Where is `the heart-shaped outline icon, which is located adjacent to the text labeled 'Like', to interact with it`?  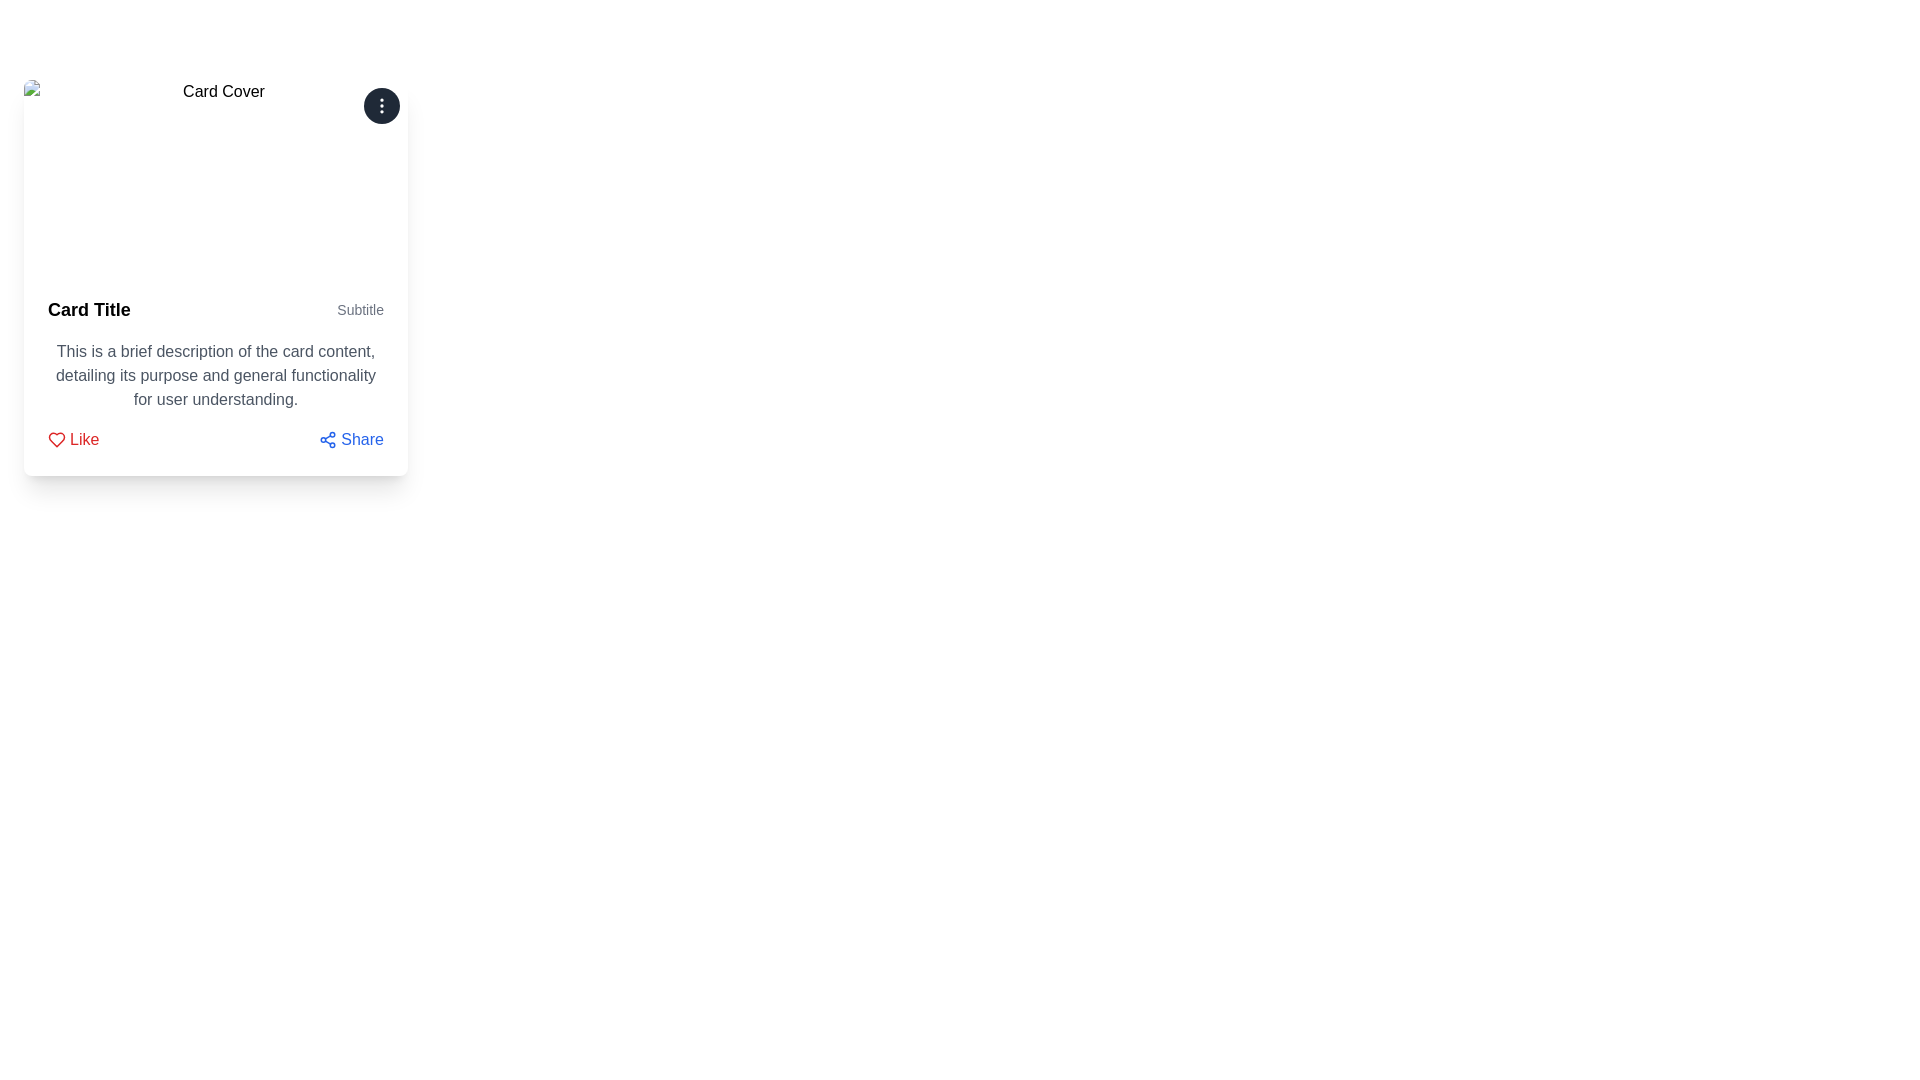
the heart-shaped outline icon, which is located adjacent to the text labeled 'Like', to interact with it is located at coordinates (57, 438).